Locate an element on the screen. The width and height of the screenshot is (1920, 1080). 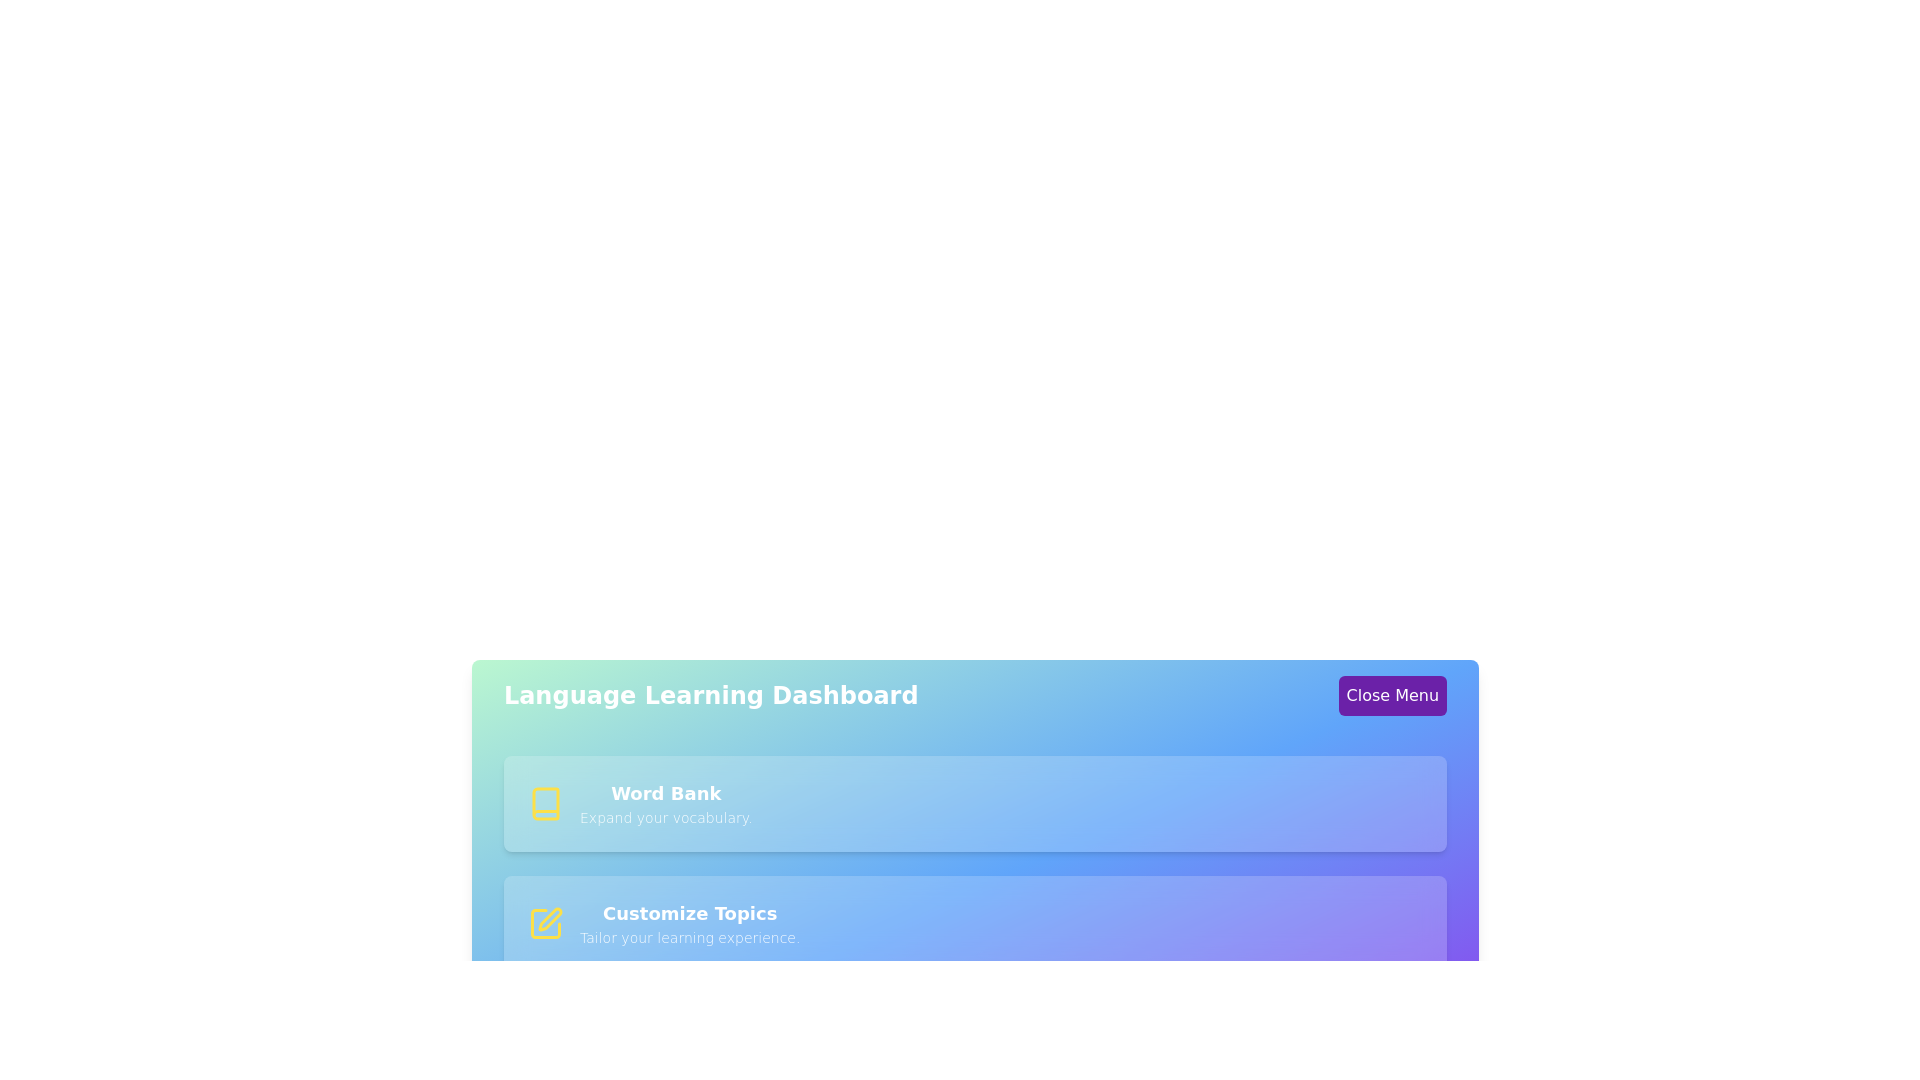
the 'Close Menu' button to toggle the menu visibility is located at coordinates (1391, 694).